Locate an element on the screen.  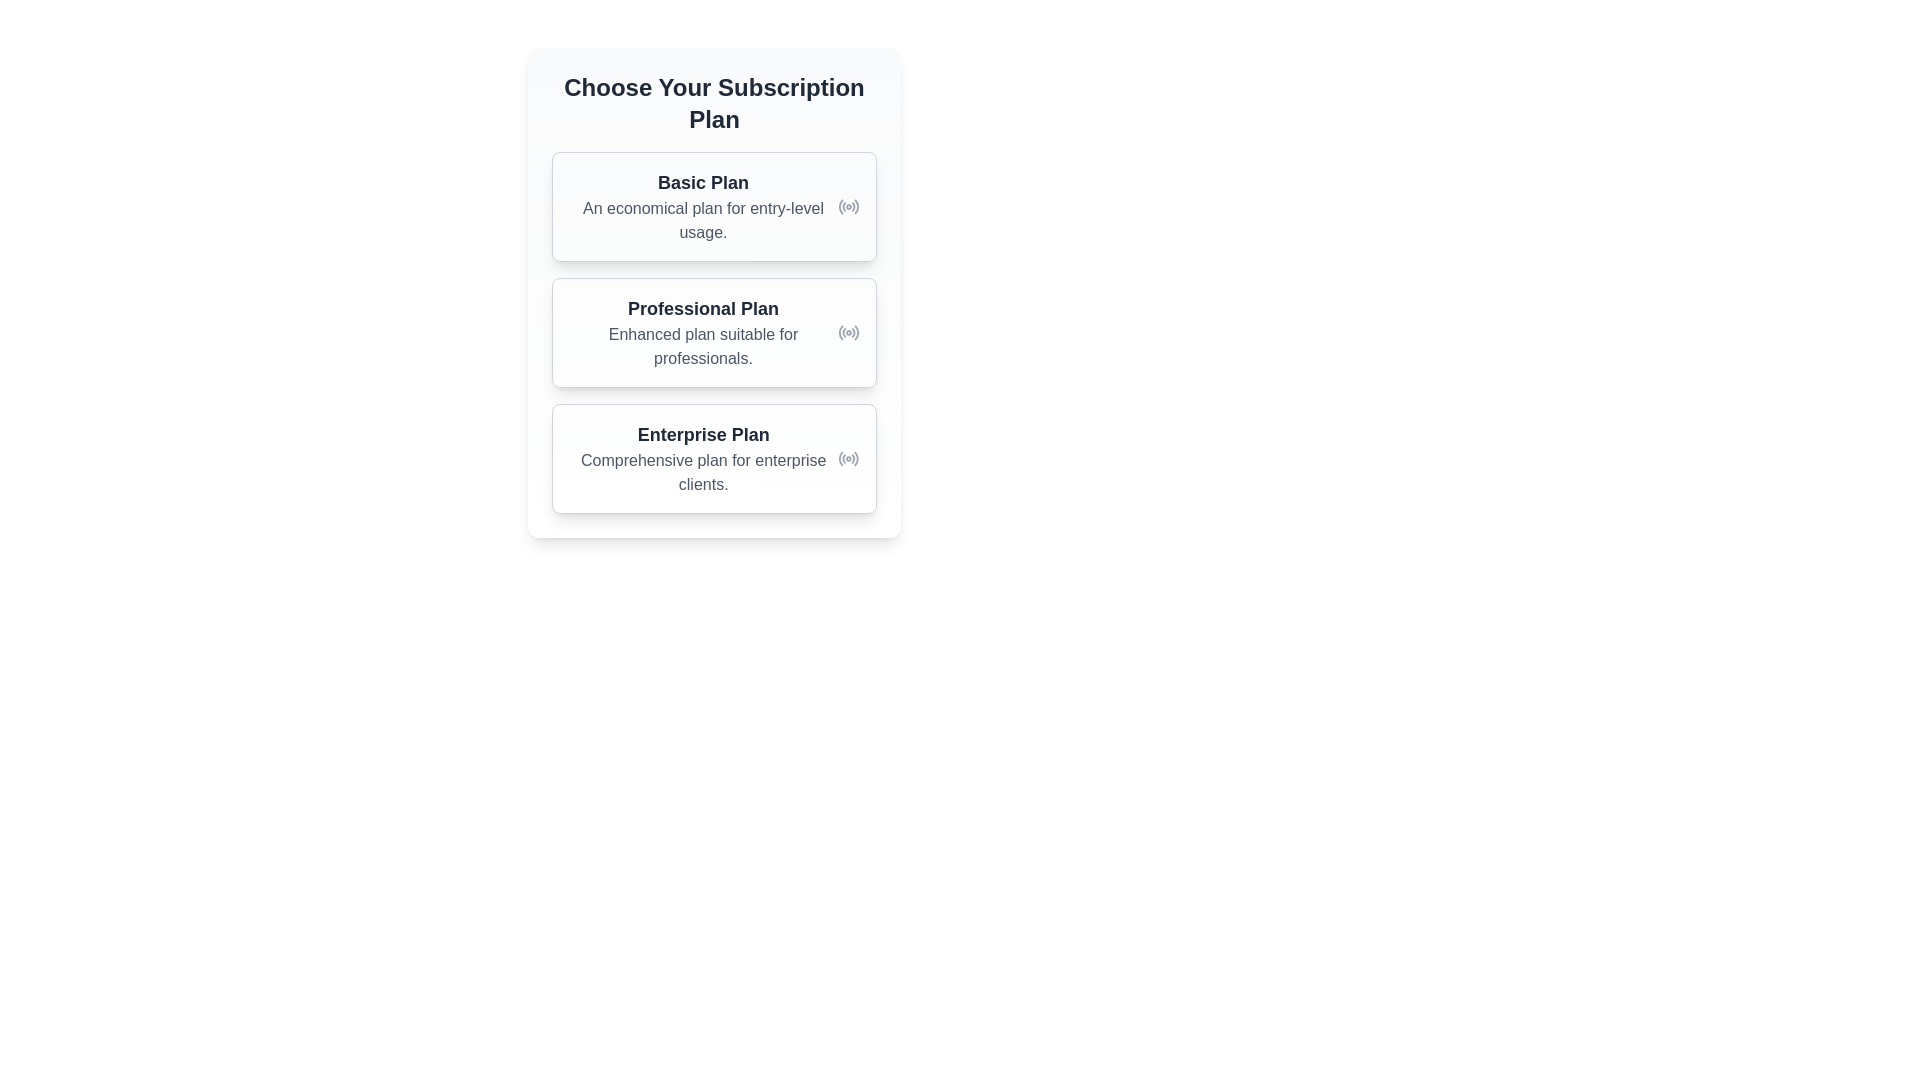
the circular icon resembling a radio signal with concentric arcs located towards the right edge of the 'Enterprise Plan' box is located at coordinates (849, 459).